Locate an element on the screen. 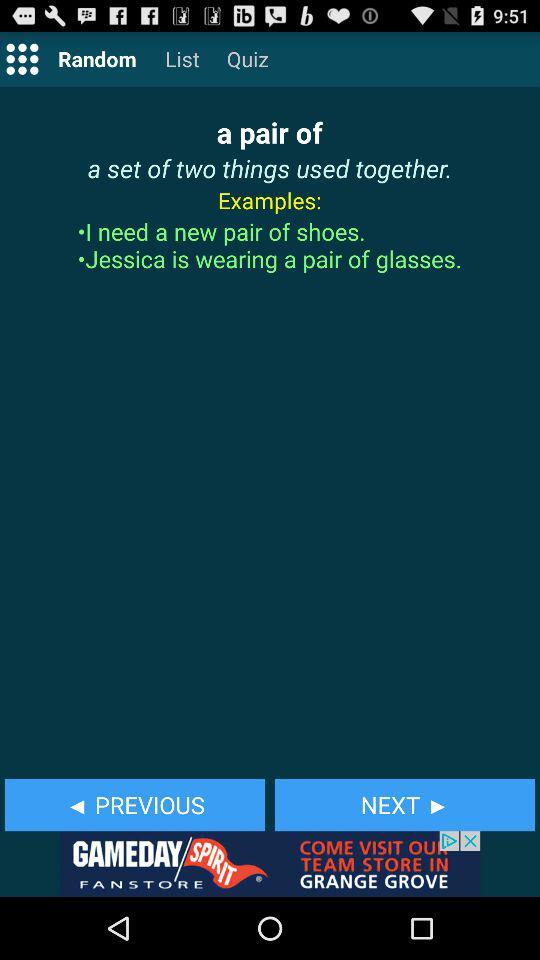 This screenshot has width=540, height=960. the dialpad icon is located at coordinates (21, 63).